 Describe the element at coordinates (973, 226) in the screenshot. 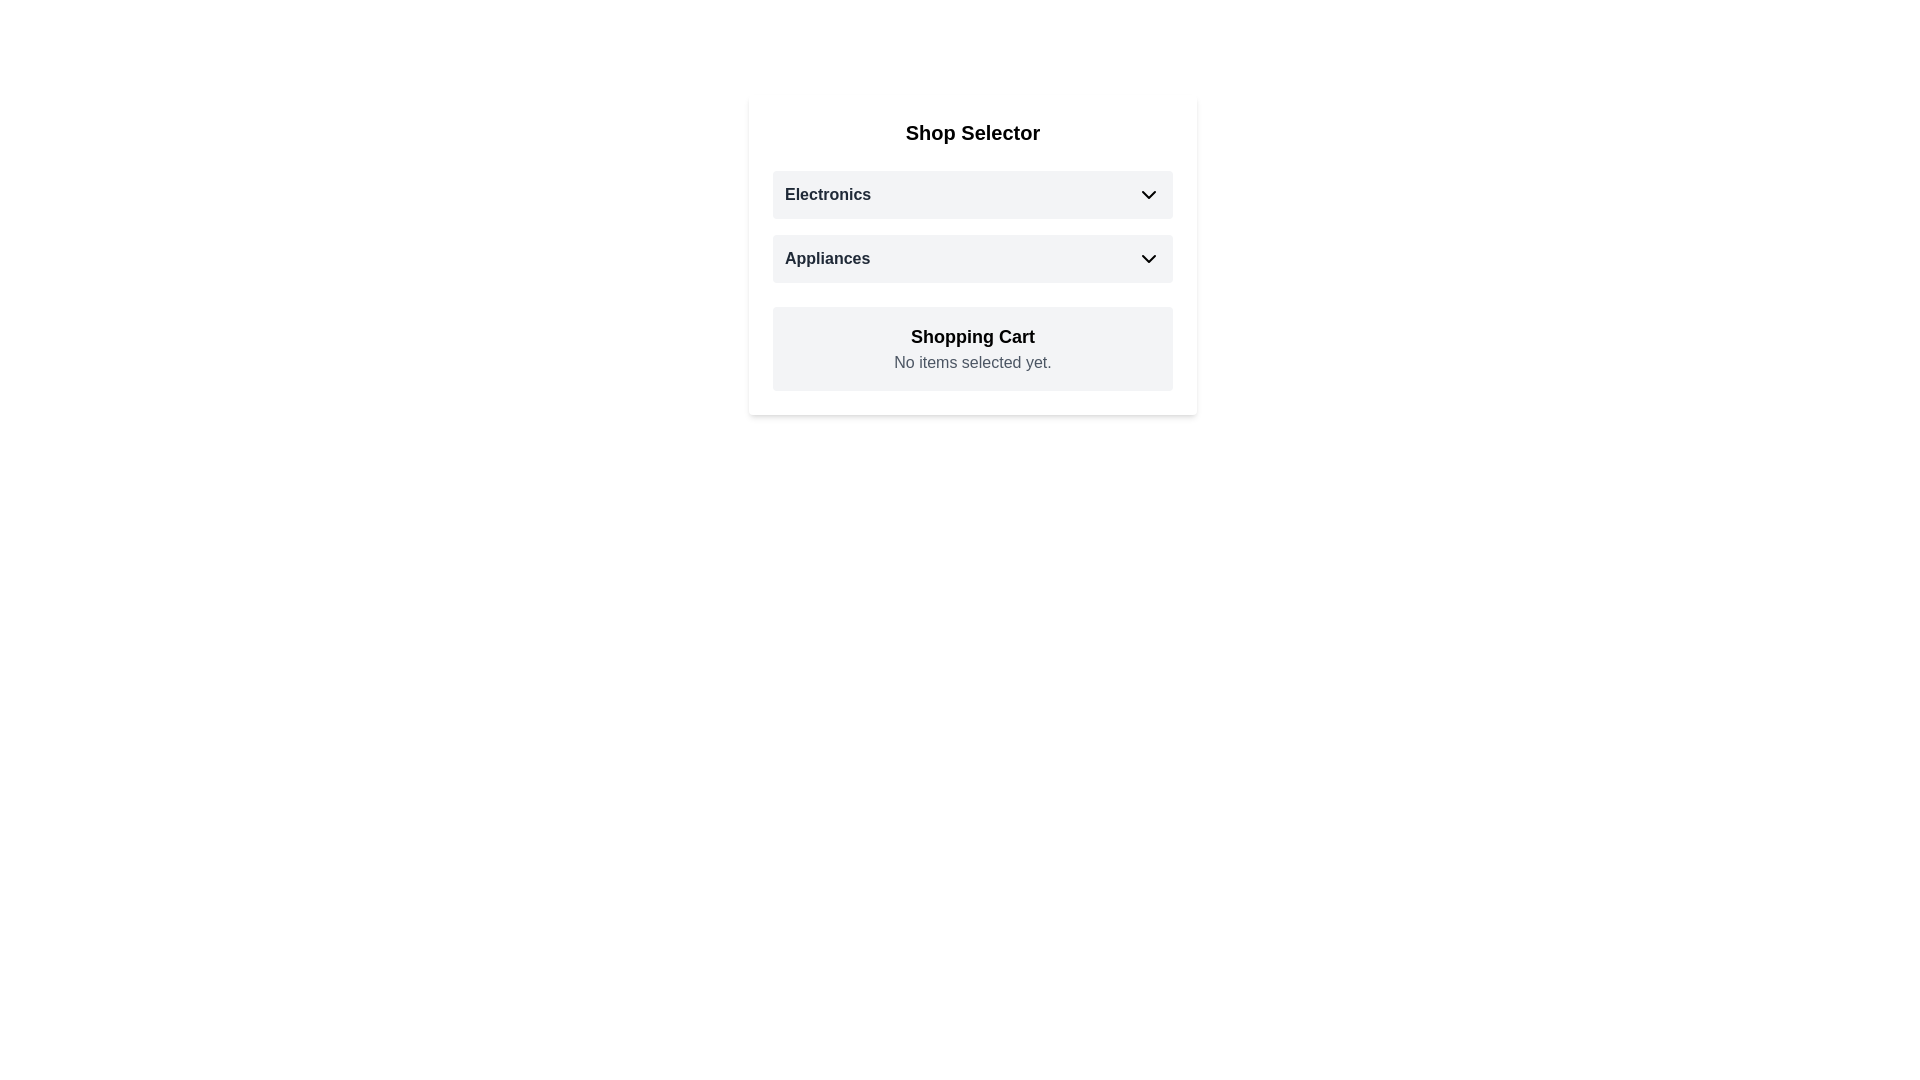

I see `the Dropdown menu group containing 'Electronics' and 'Appliances'` at that location.